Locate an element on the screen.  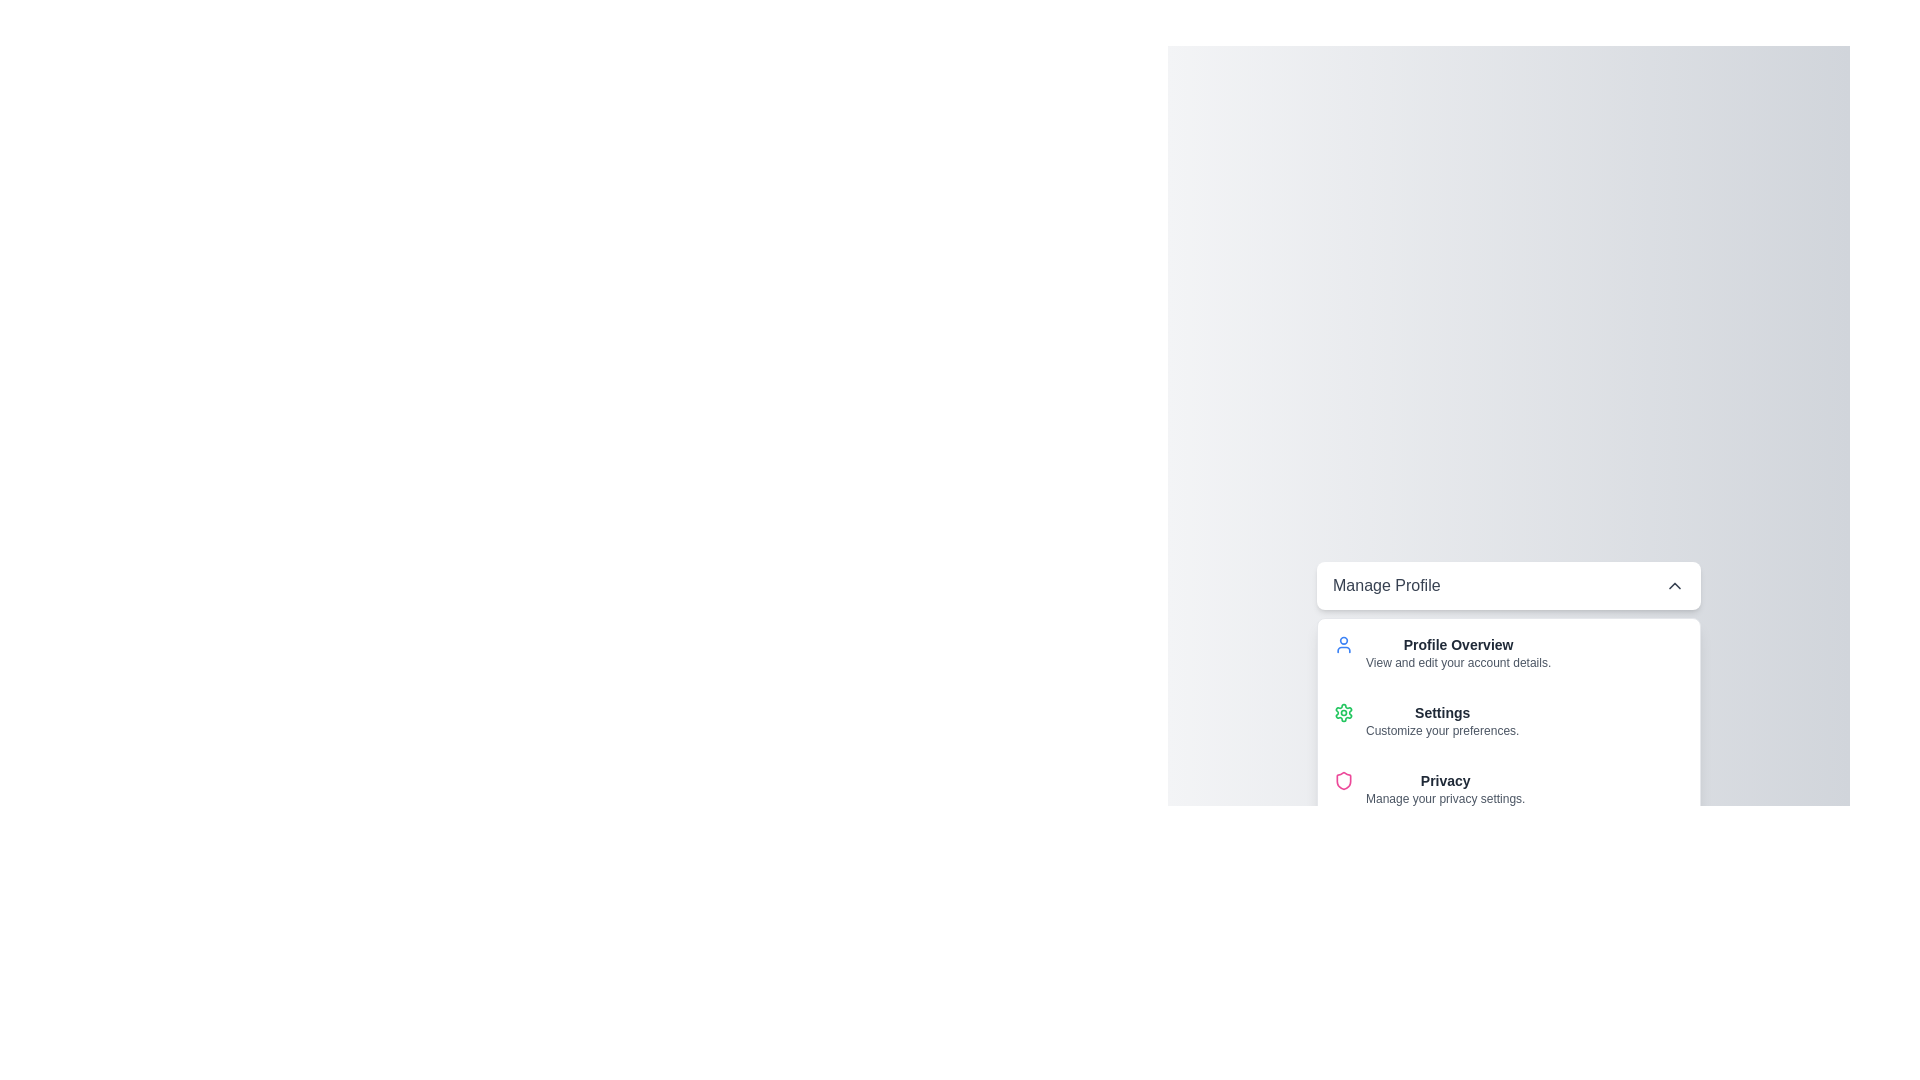
the shield icon with a pink border located in the 'Privacy' section, which is the leftmost element in that section is located at coordinates (1344, 779).